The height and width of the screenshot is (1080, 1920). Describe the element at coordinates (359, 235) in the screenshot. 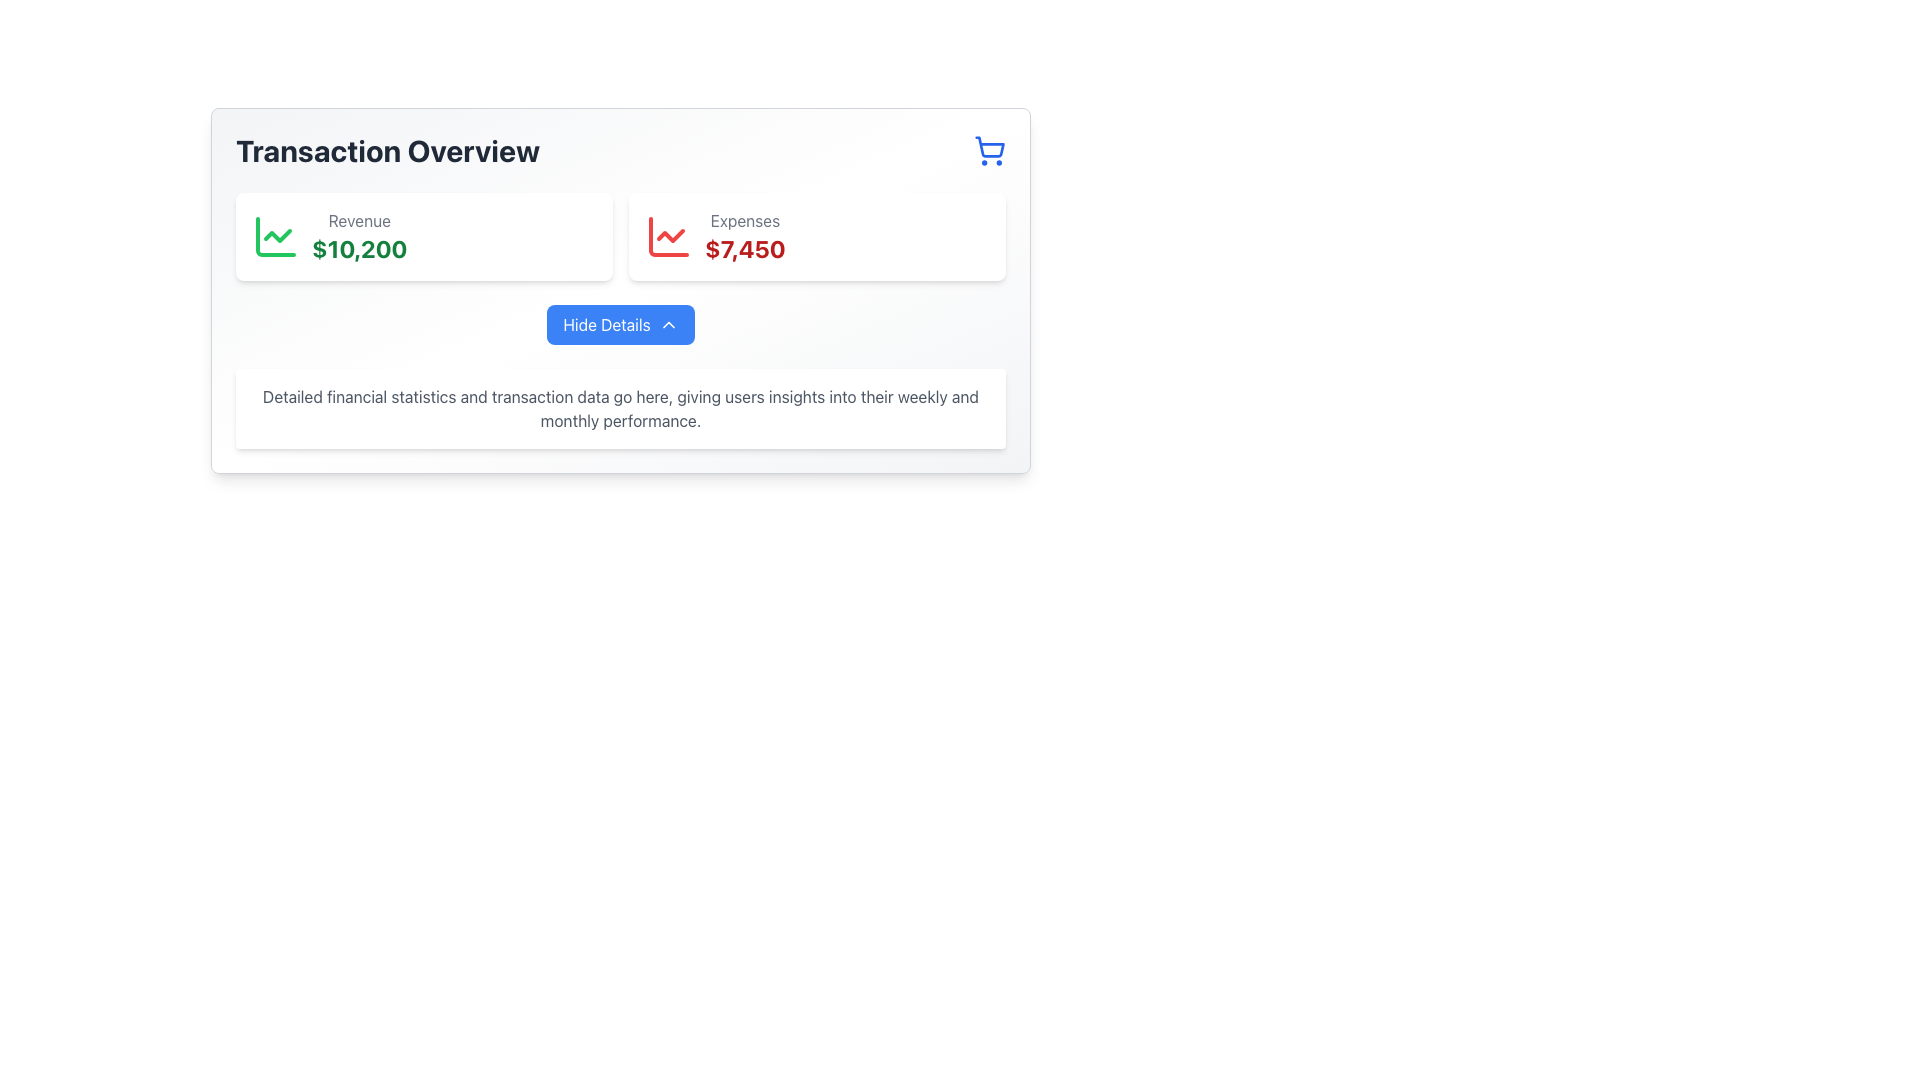

I see `the static text display showing 'Revenue' and the value '$10,200', located in the upper-left corner of the financial overview display` at that location.